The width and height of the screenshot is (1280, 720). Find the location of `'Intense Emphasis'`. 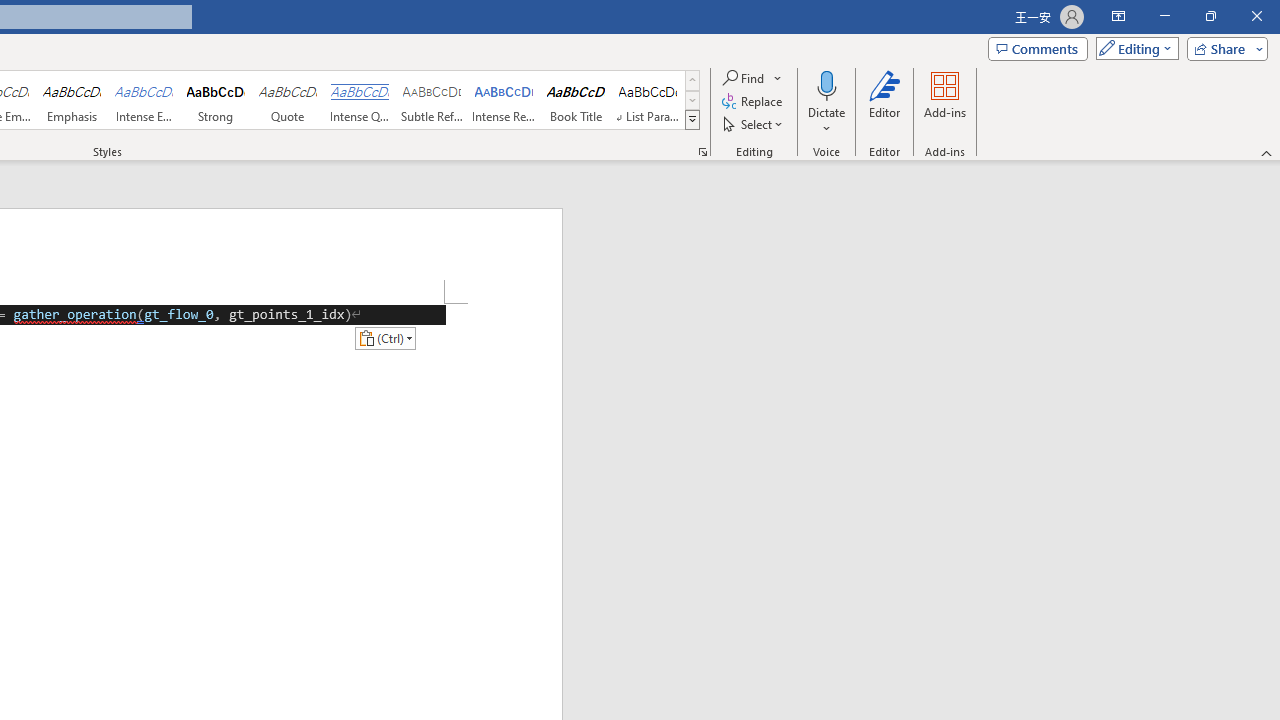

'Intense Emphasis' is located at coordinates (143, 100).